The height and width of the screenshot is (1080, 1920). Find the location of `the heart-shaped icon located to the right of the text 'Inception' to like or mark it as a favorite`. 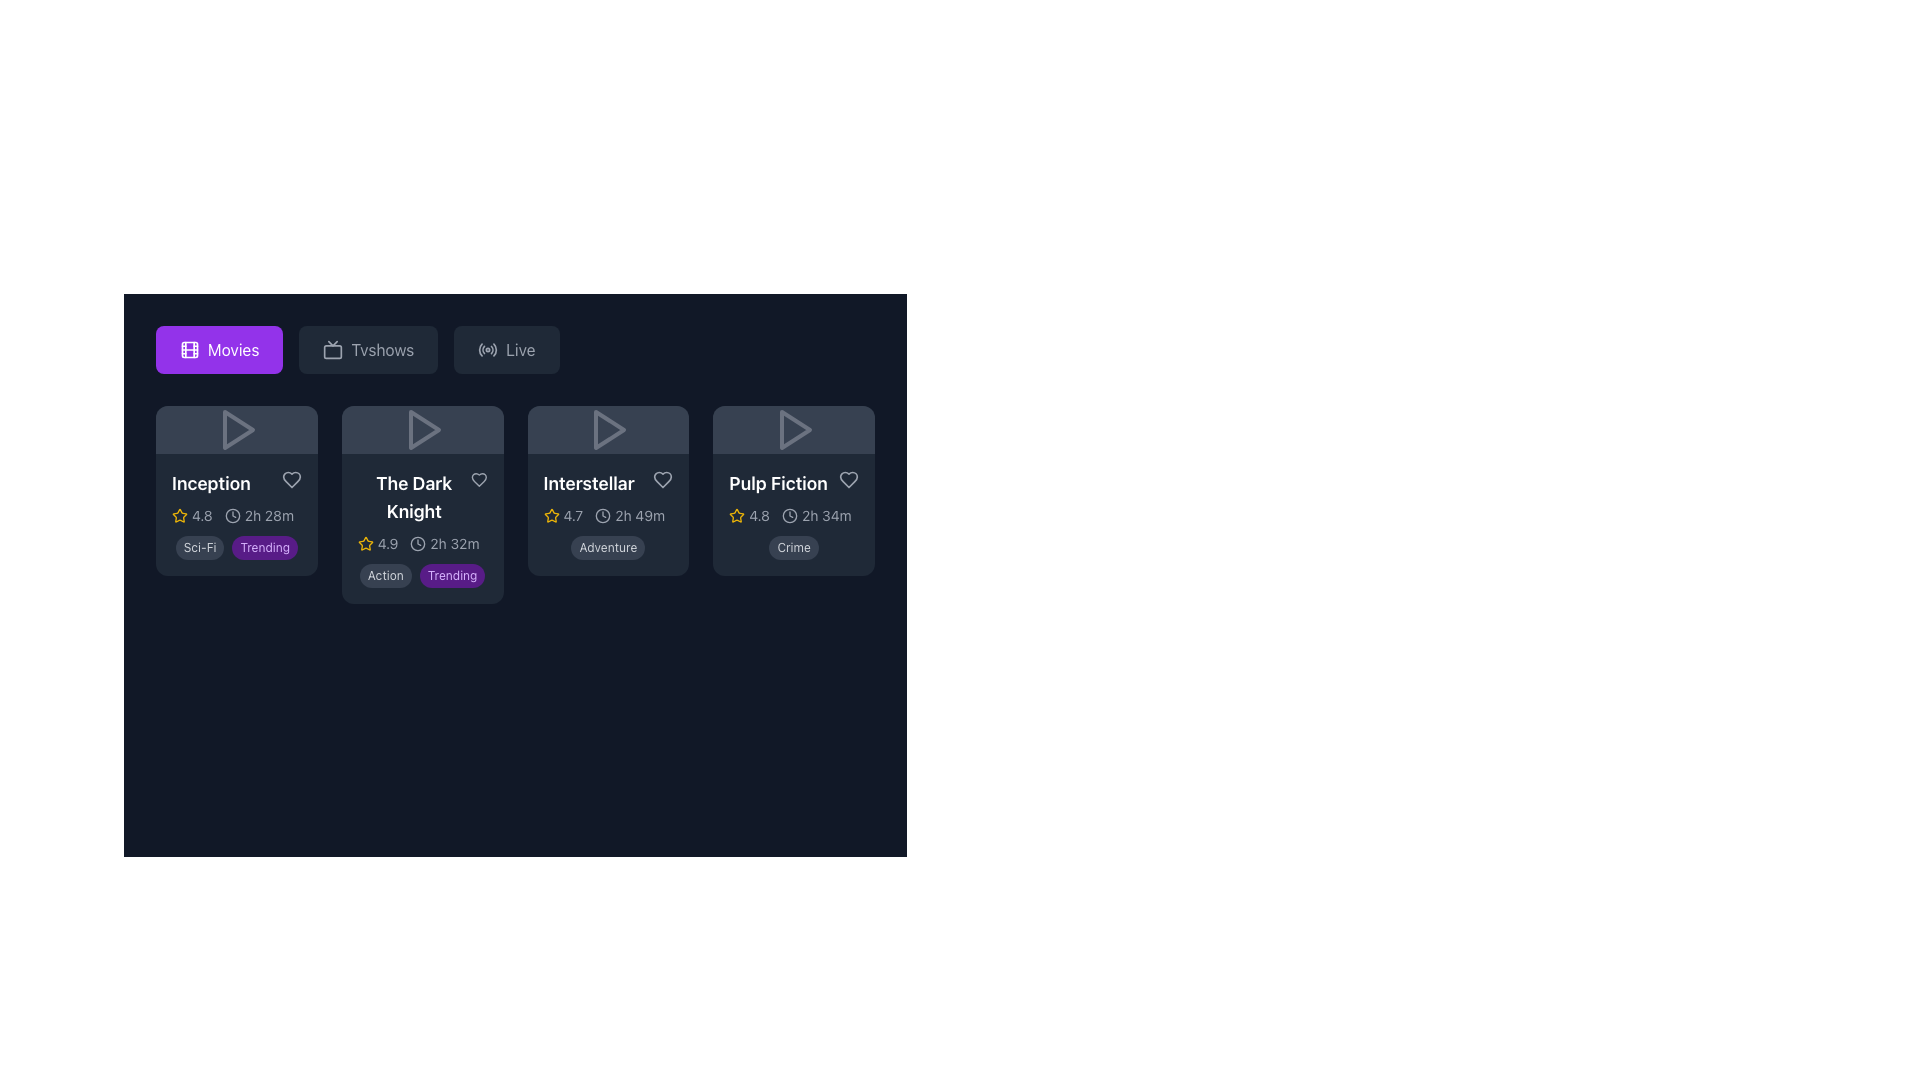

the heart-shaped icon located to the right of the text 'Inception' to like or mark it as a favorite is located at coordinates (290, 479).